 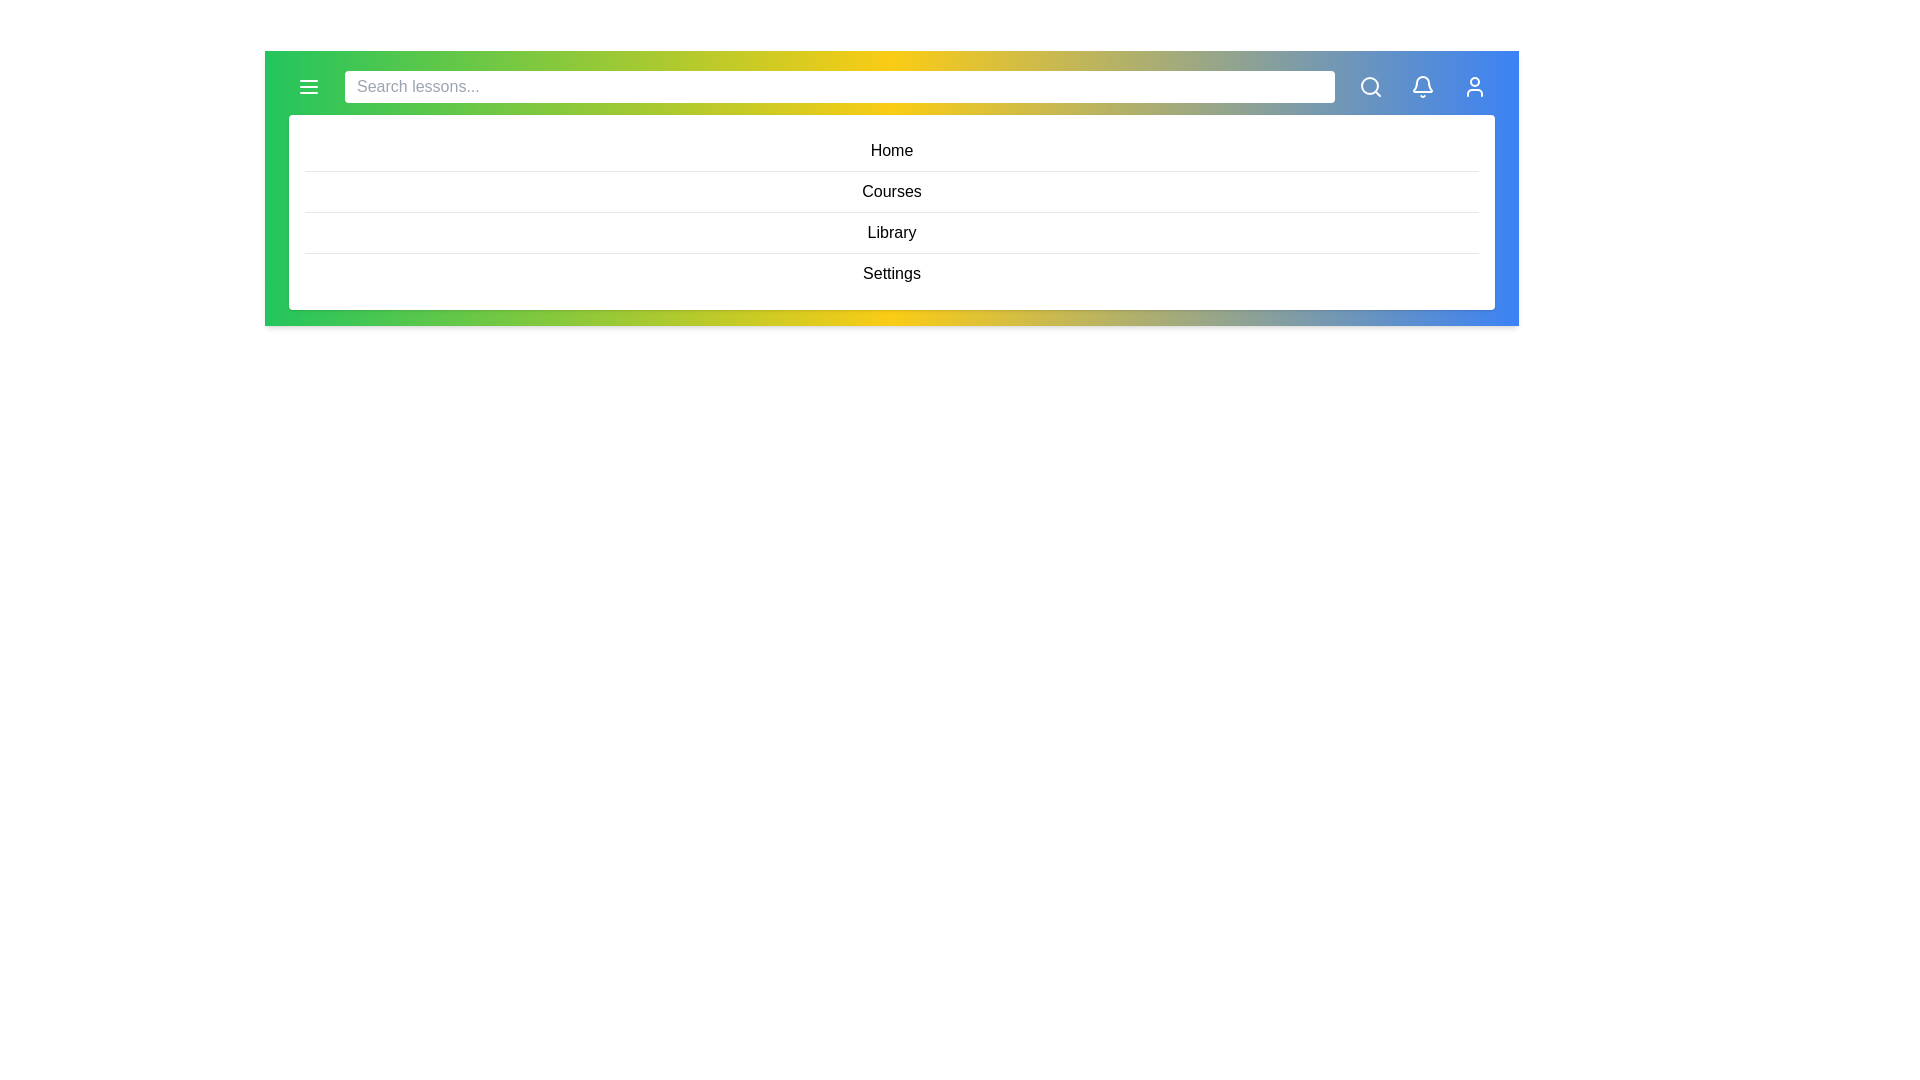 What do you see at coordinates (307, 86) in the screenshot?
I see `menu button to toggle the visibility of the menu` at bounding box center [307, 86].